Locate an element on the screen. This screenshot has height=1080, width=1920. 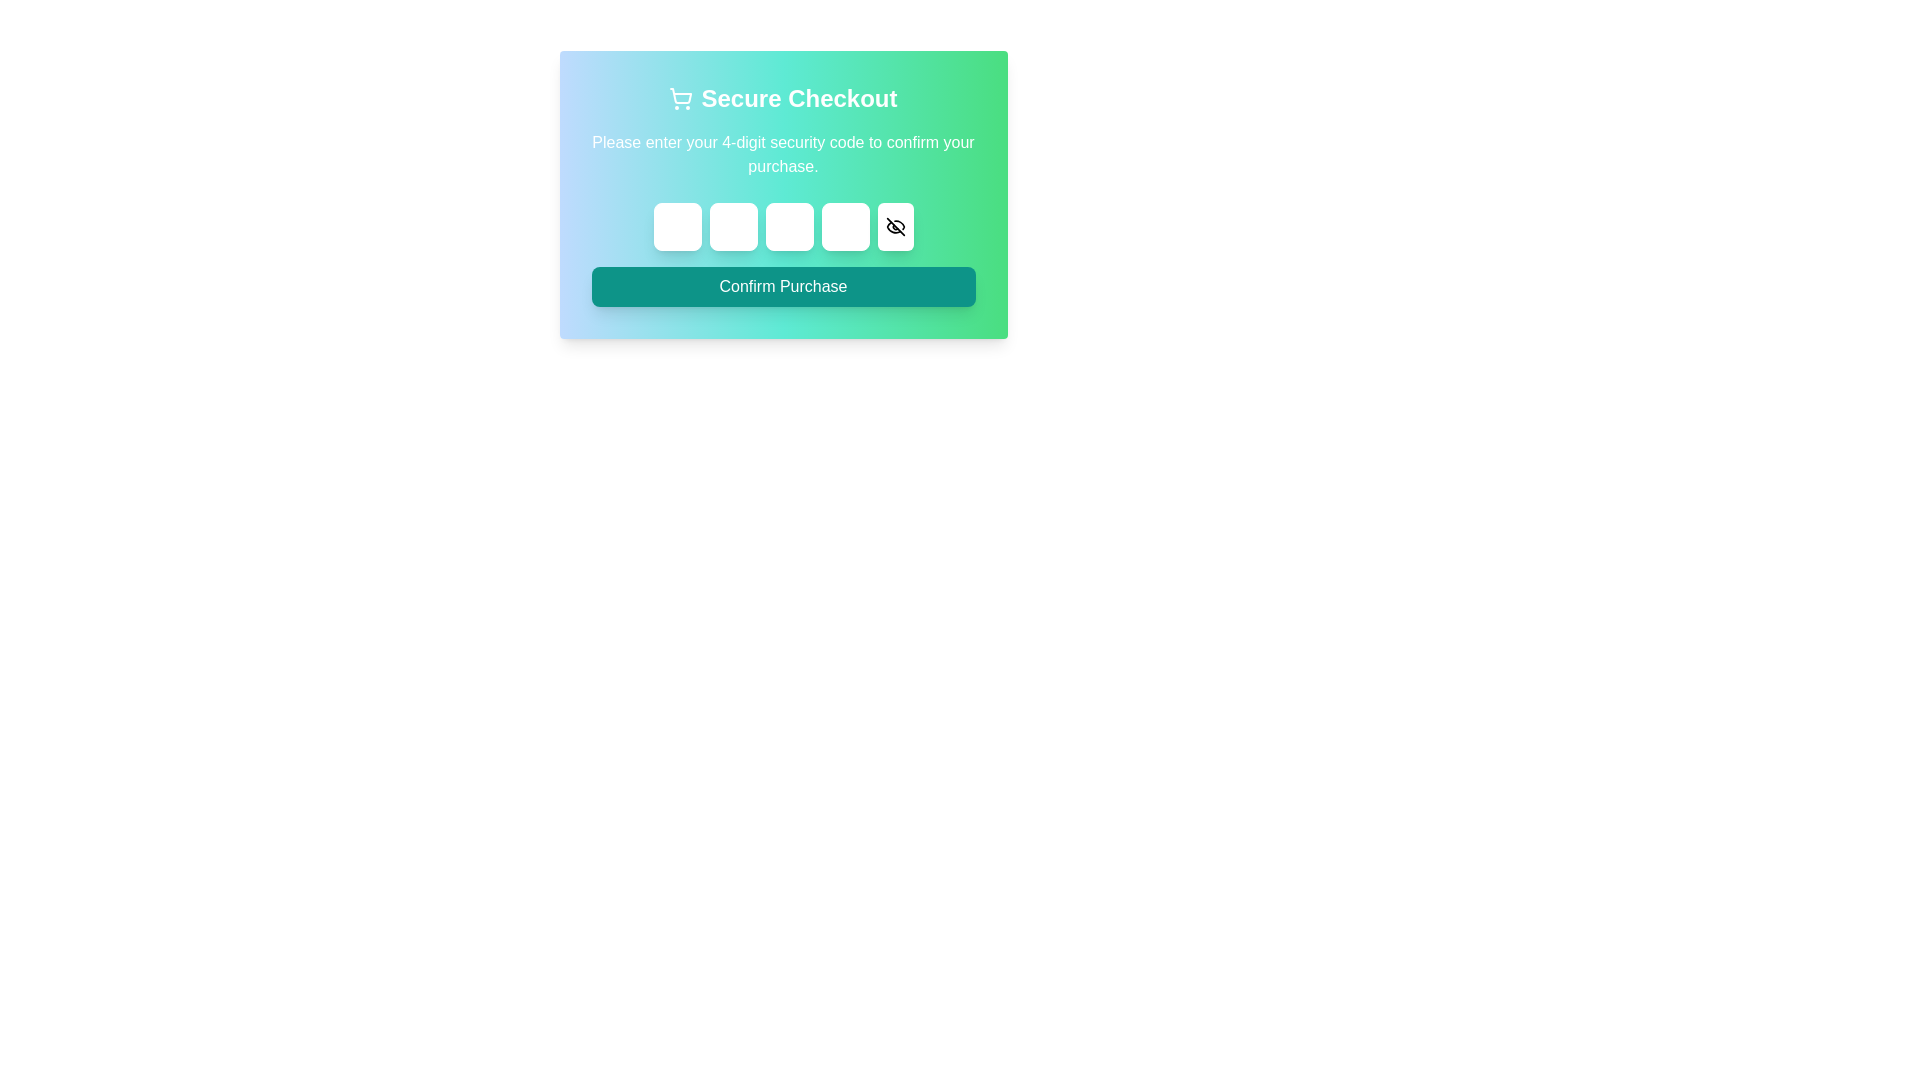
the visibility toggle icon button, which is a small eye icon with a diagonal strike-through line, located centrally within the green checkout card is located at coordinates (894, 226).